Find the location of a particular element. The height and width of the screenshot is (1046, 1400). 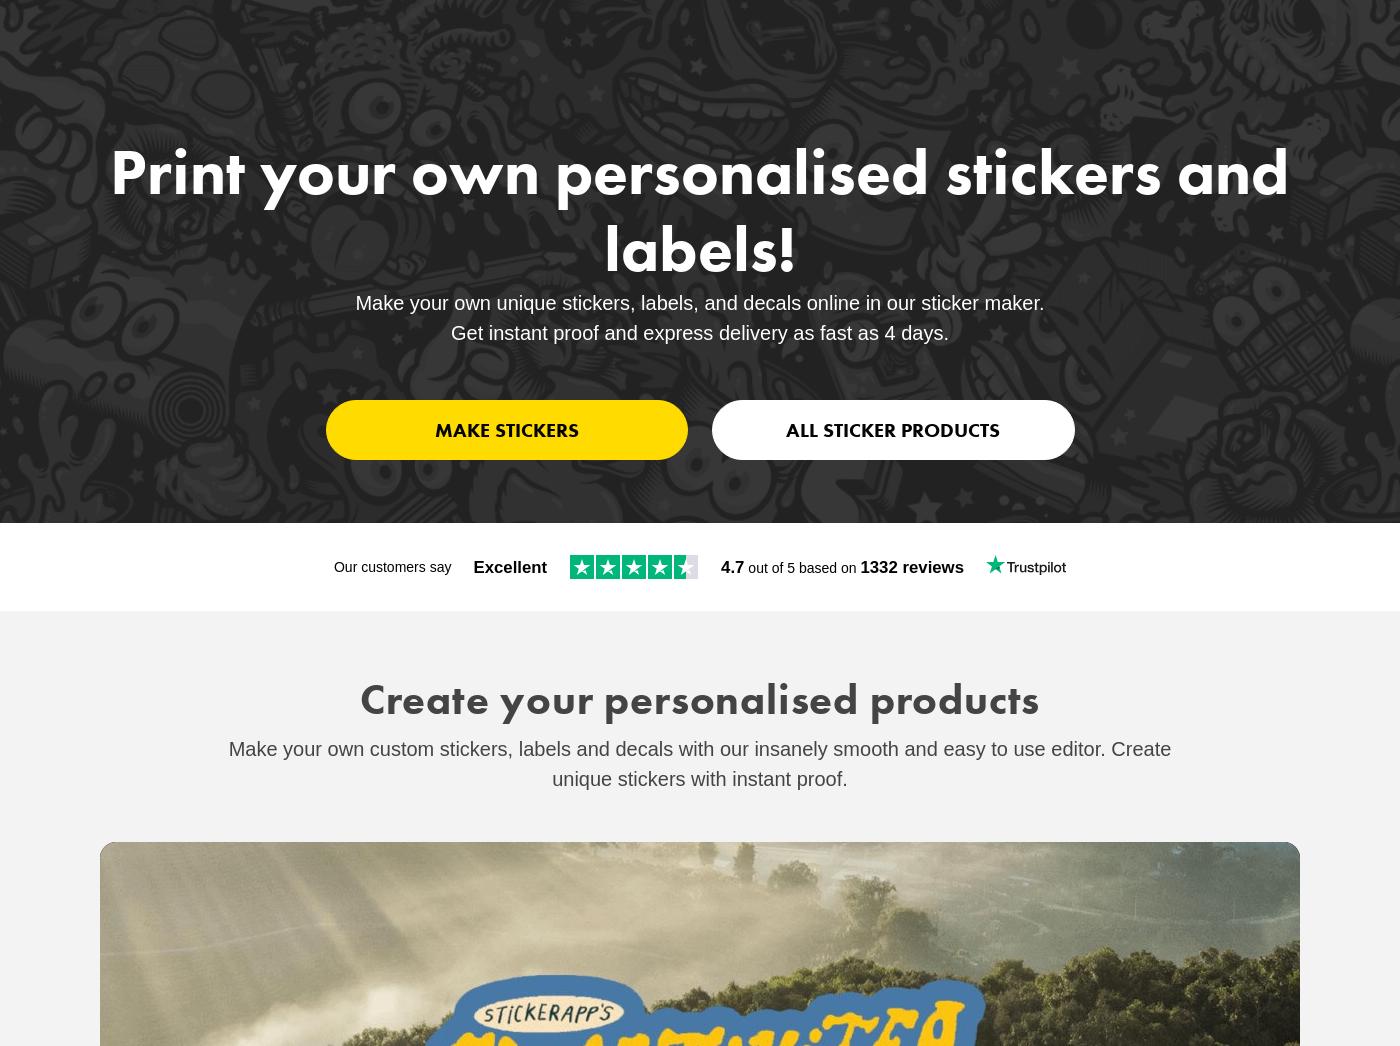

'For businesses' is located at coordinates (1173, 48).